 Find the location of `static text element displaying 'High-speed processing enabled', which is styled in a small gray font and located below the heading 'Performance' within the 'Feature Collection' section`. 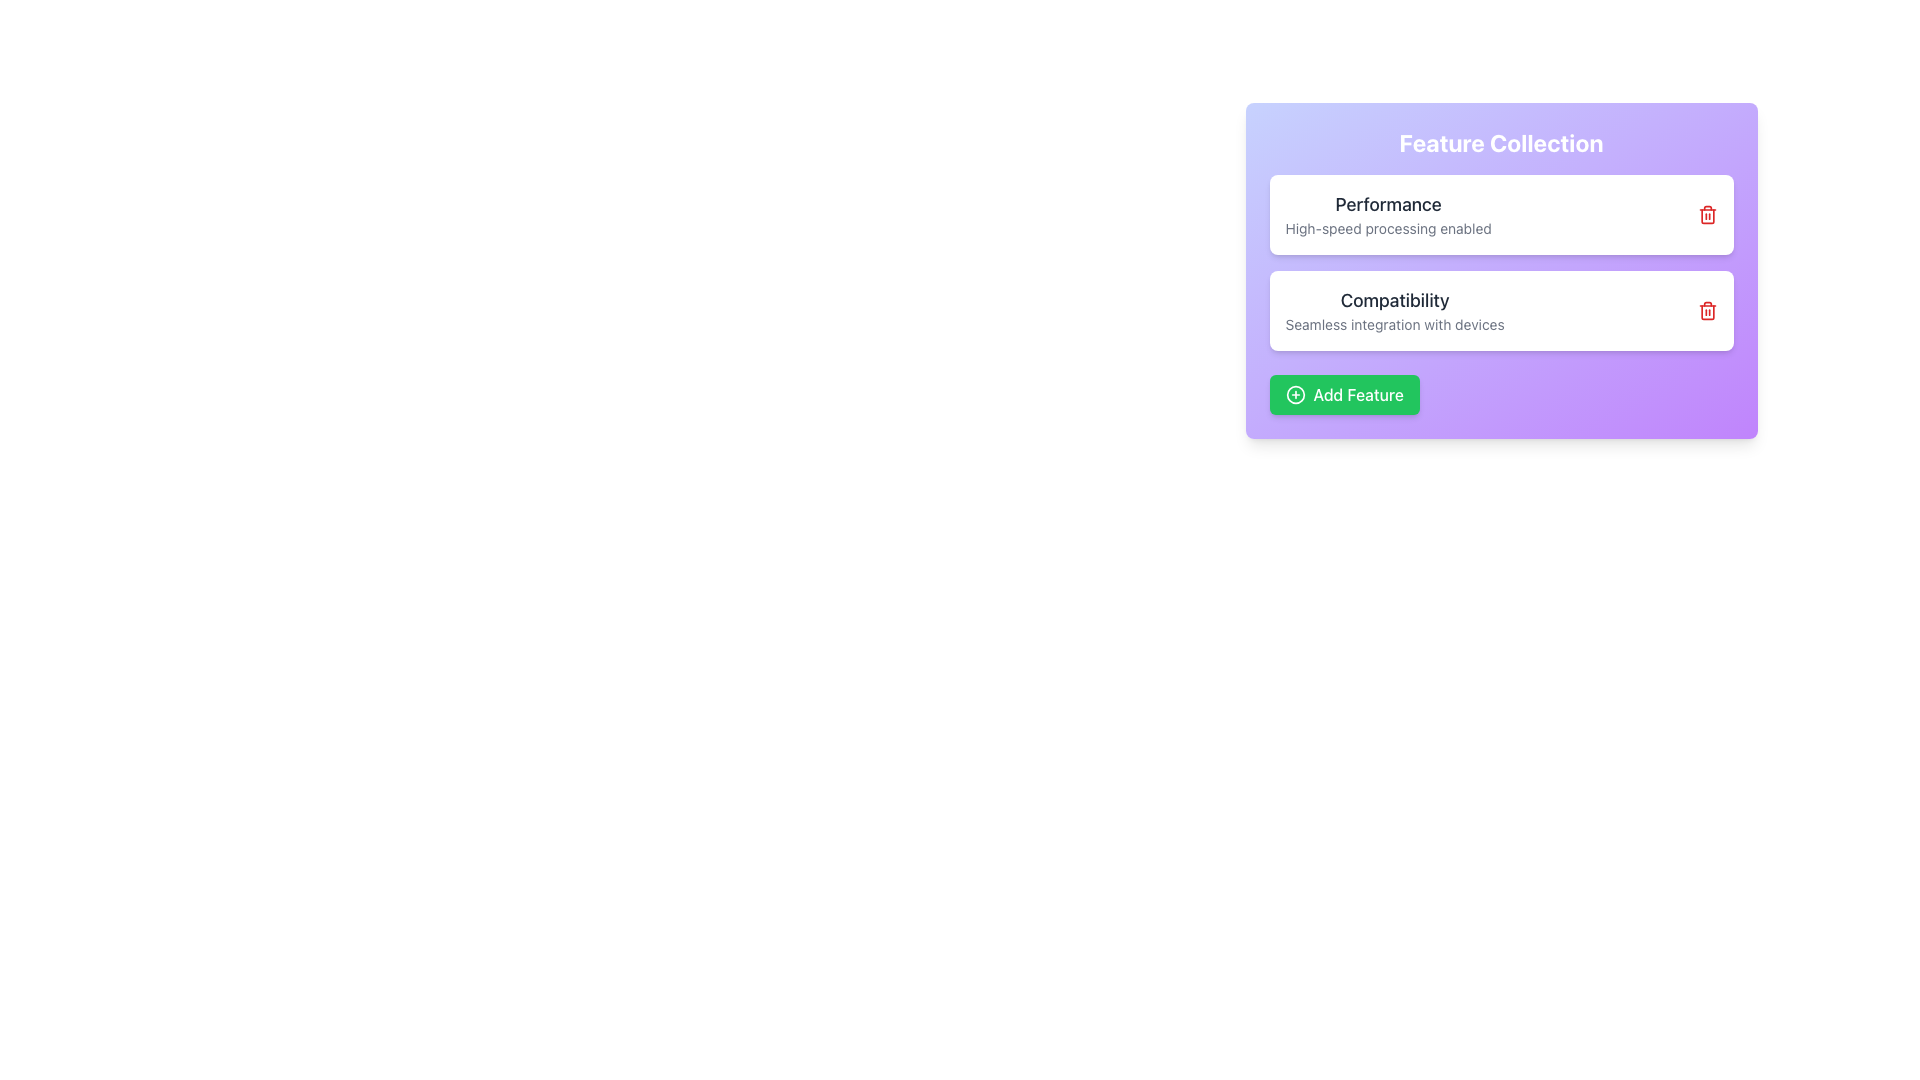

static text element displaying 'High-speed processing enabled', which is styled in a small gray font and located below the heading 'Performance' within the 'Feature Collection' section is located at coordinates (1387, 227).